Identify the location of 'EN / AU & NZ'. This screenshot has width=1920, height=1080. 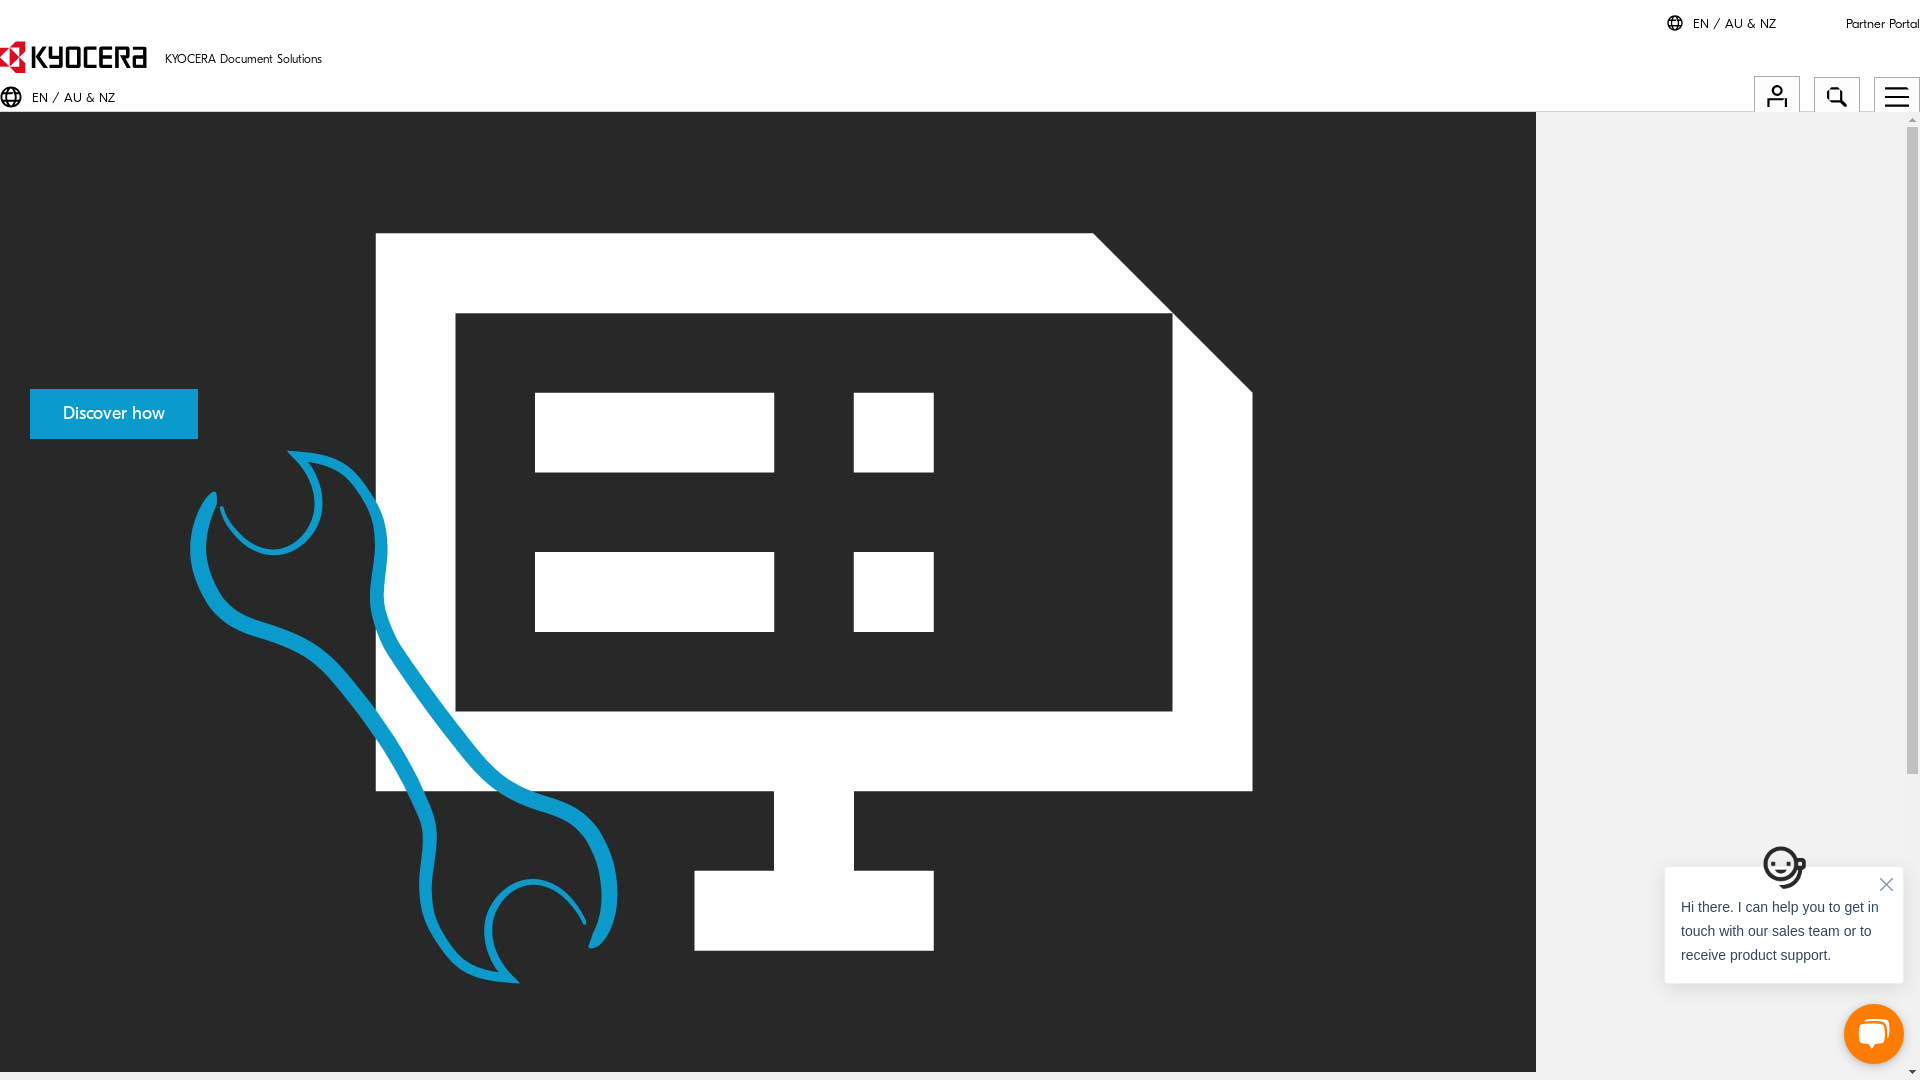
(1733, 23).